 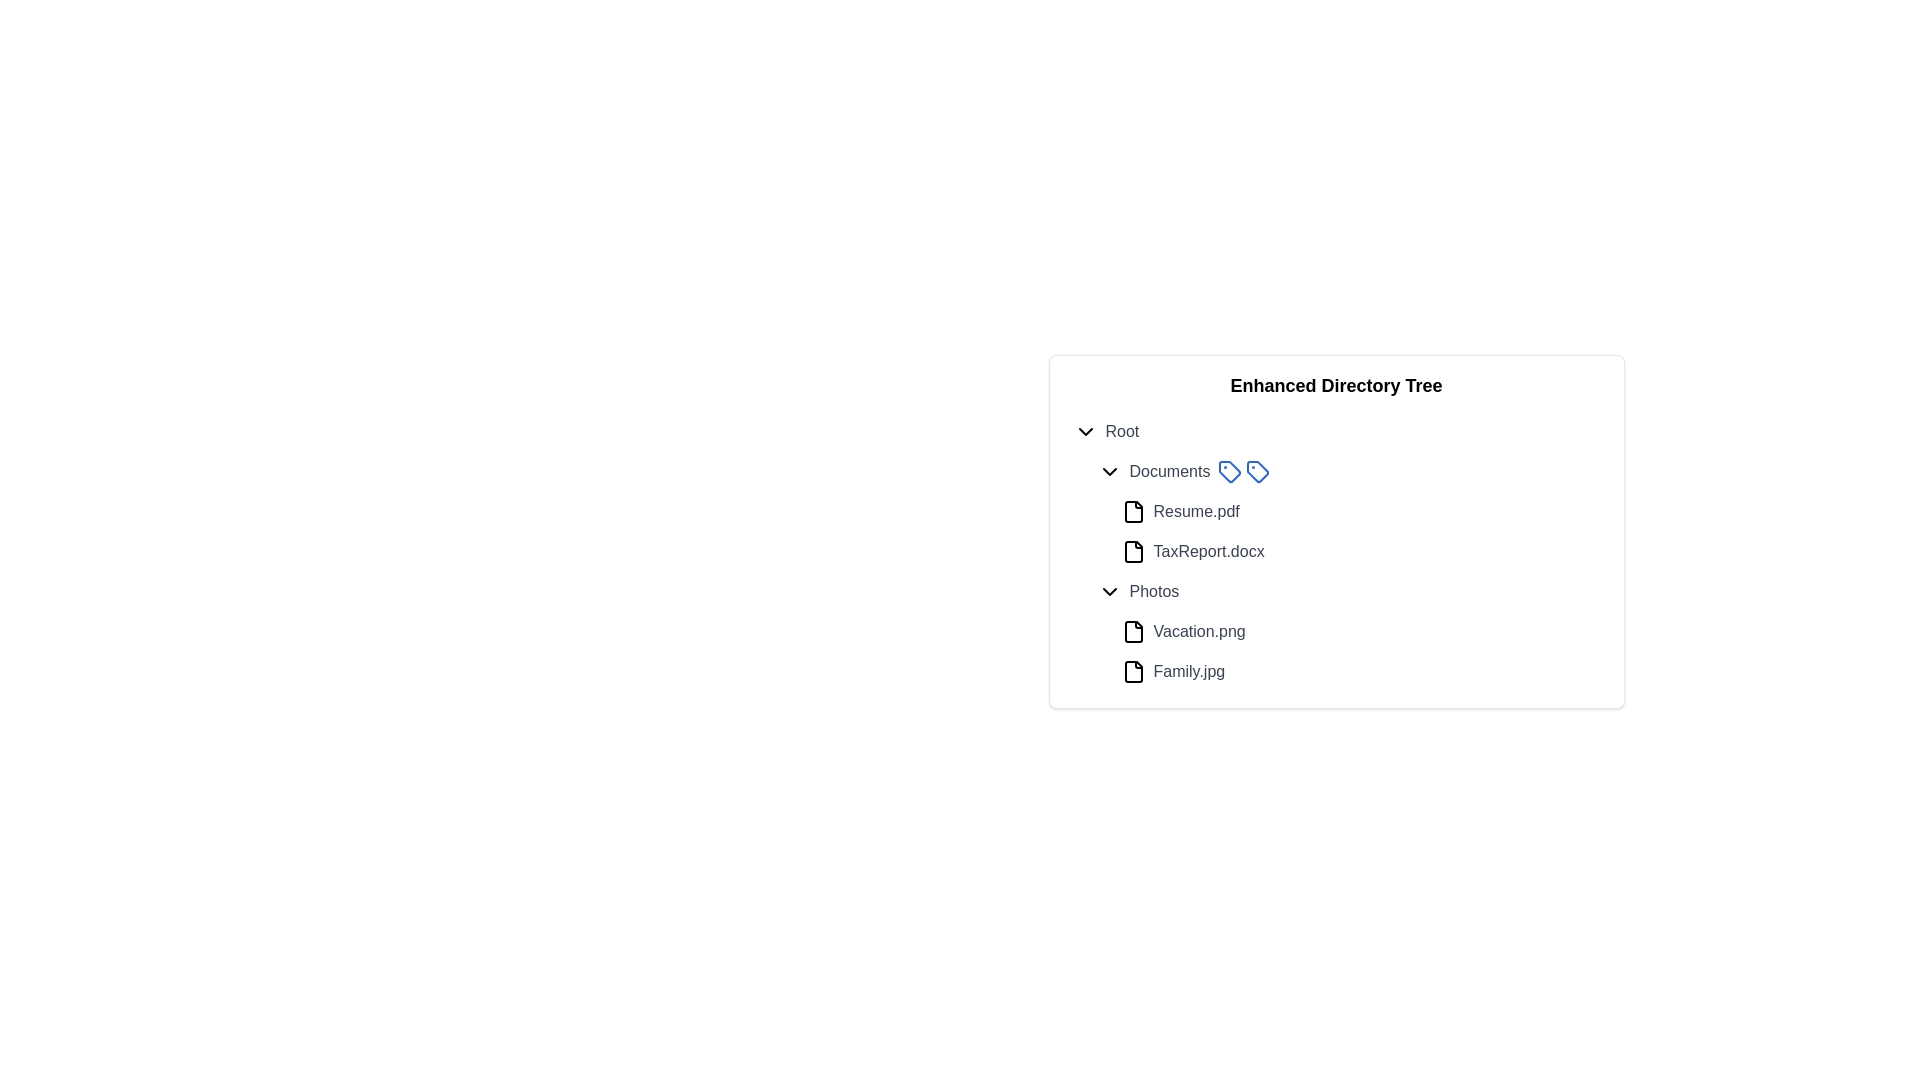 I want to click on the Dropdown indicator or chevron icon, so click(x=1108, y=590).